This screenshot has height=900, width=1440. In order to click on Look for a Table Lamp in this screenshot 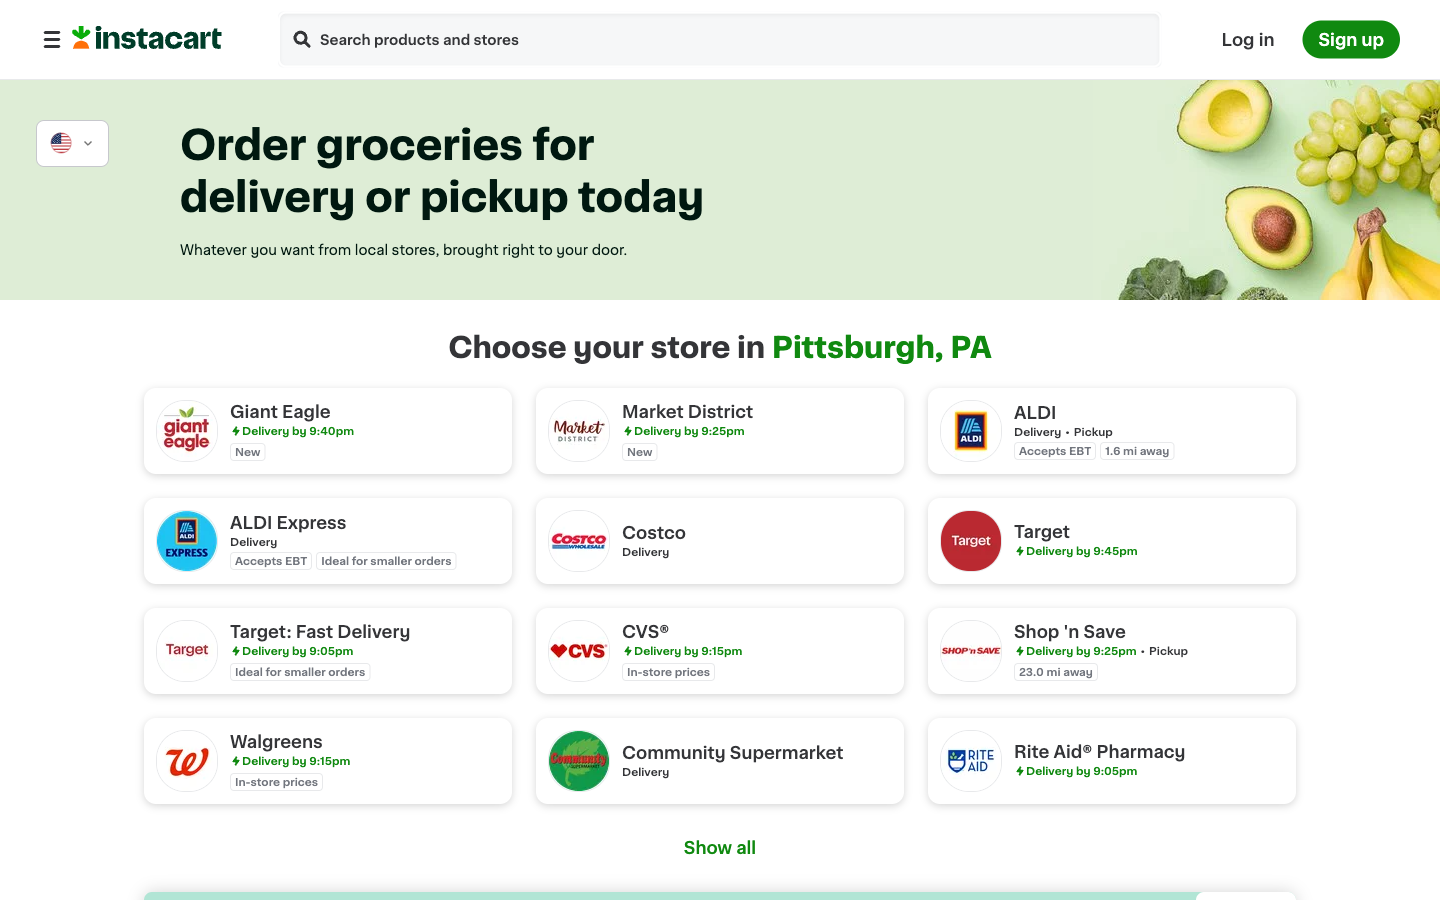, I will do `click(301, 40)`.